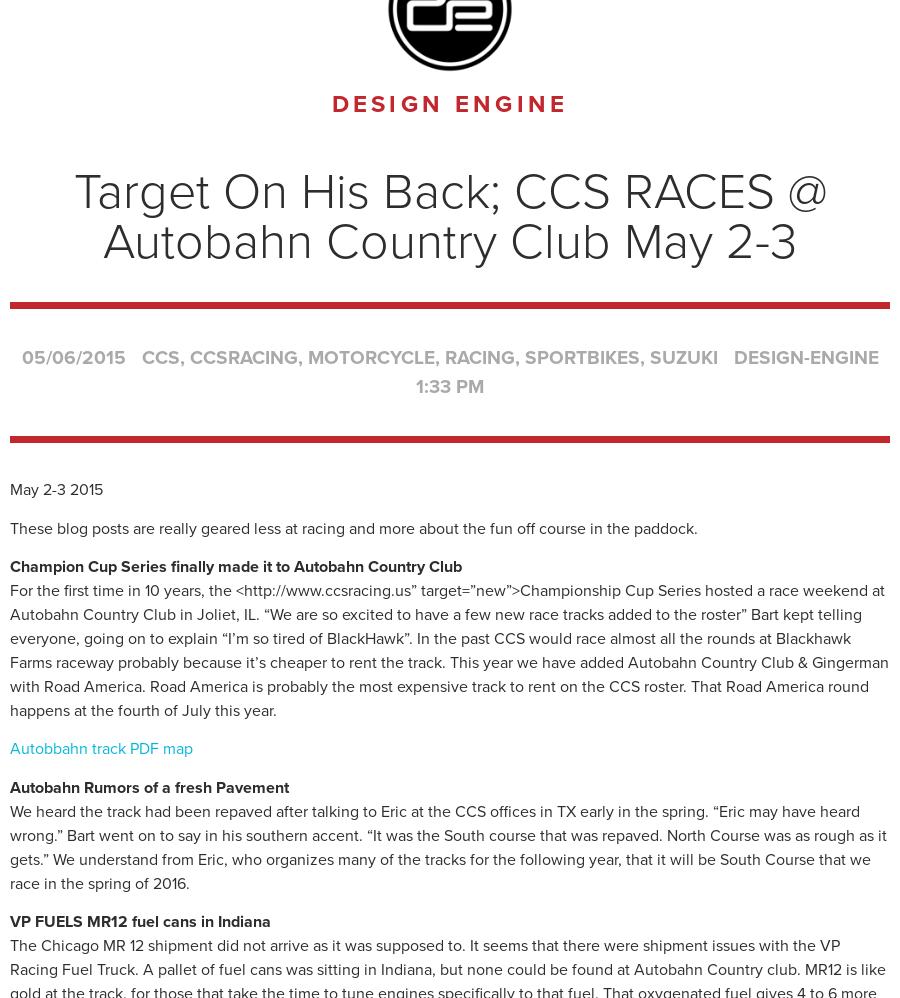 Image resolution: width=900 pixels, height=998 pixels. I want to click on 'Autobahn Rumors of a fresh Pavement', so click(149, 786).